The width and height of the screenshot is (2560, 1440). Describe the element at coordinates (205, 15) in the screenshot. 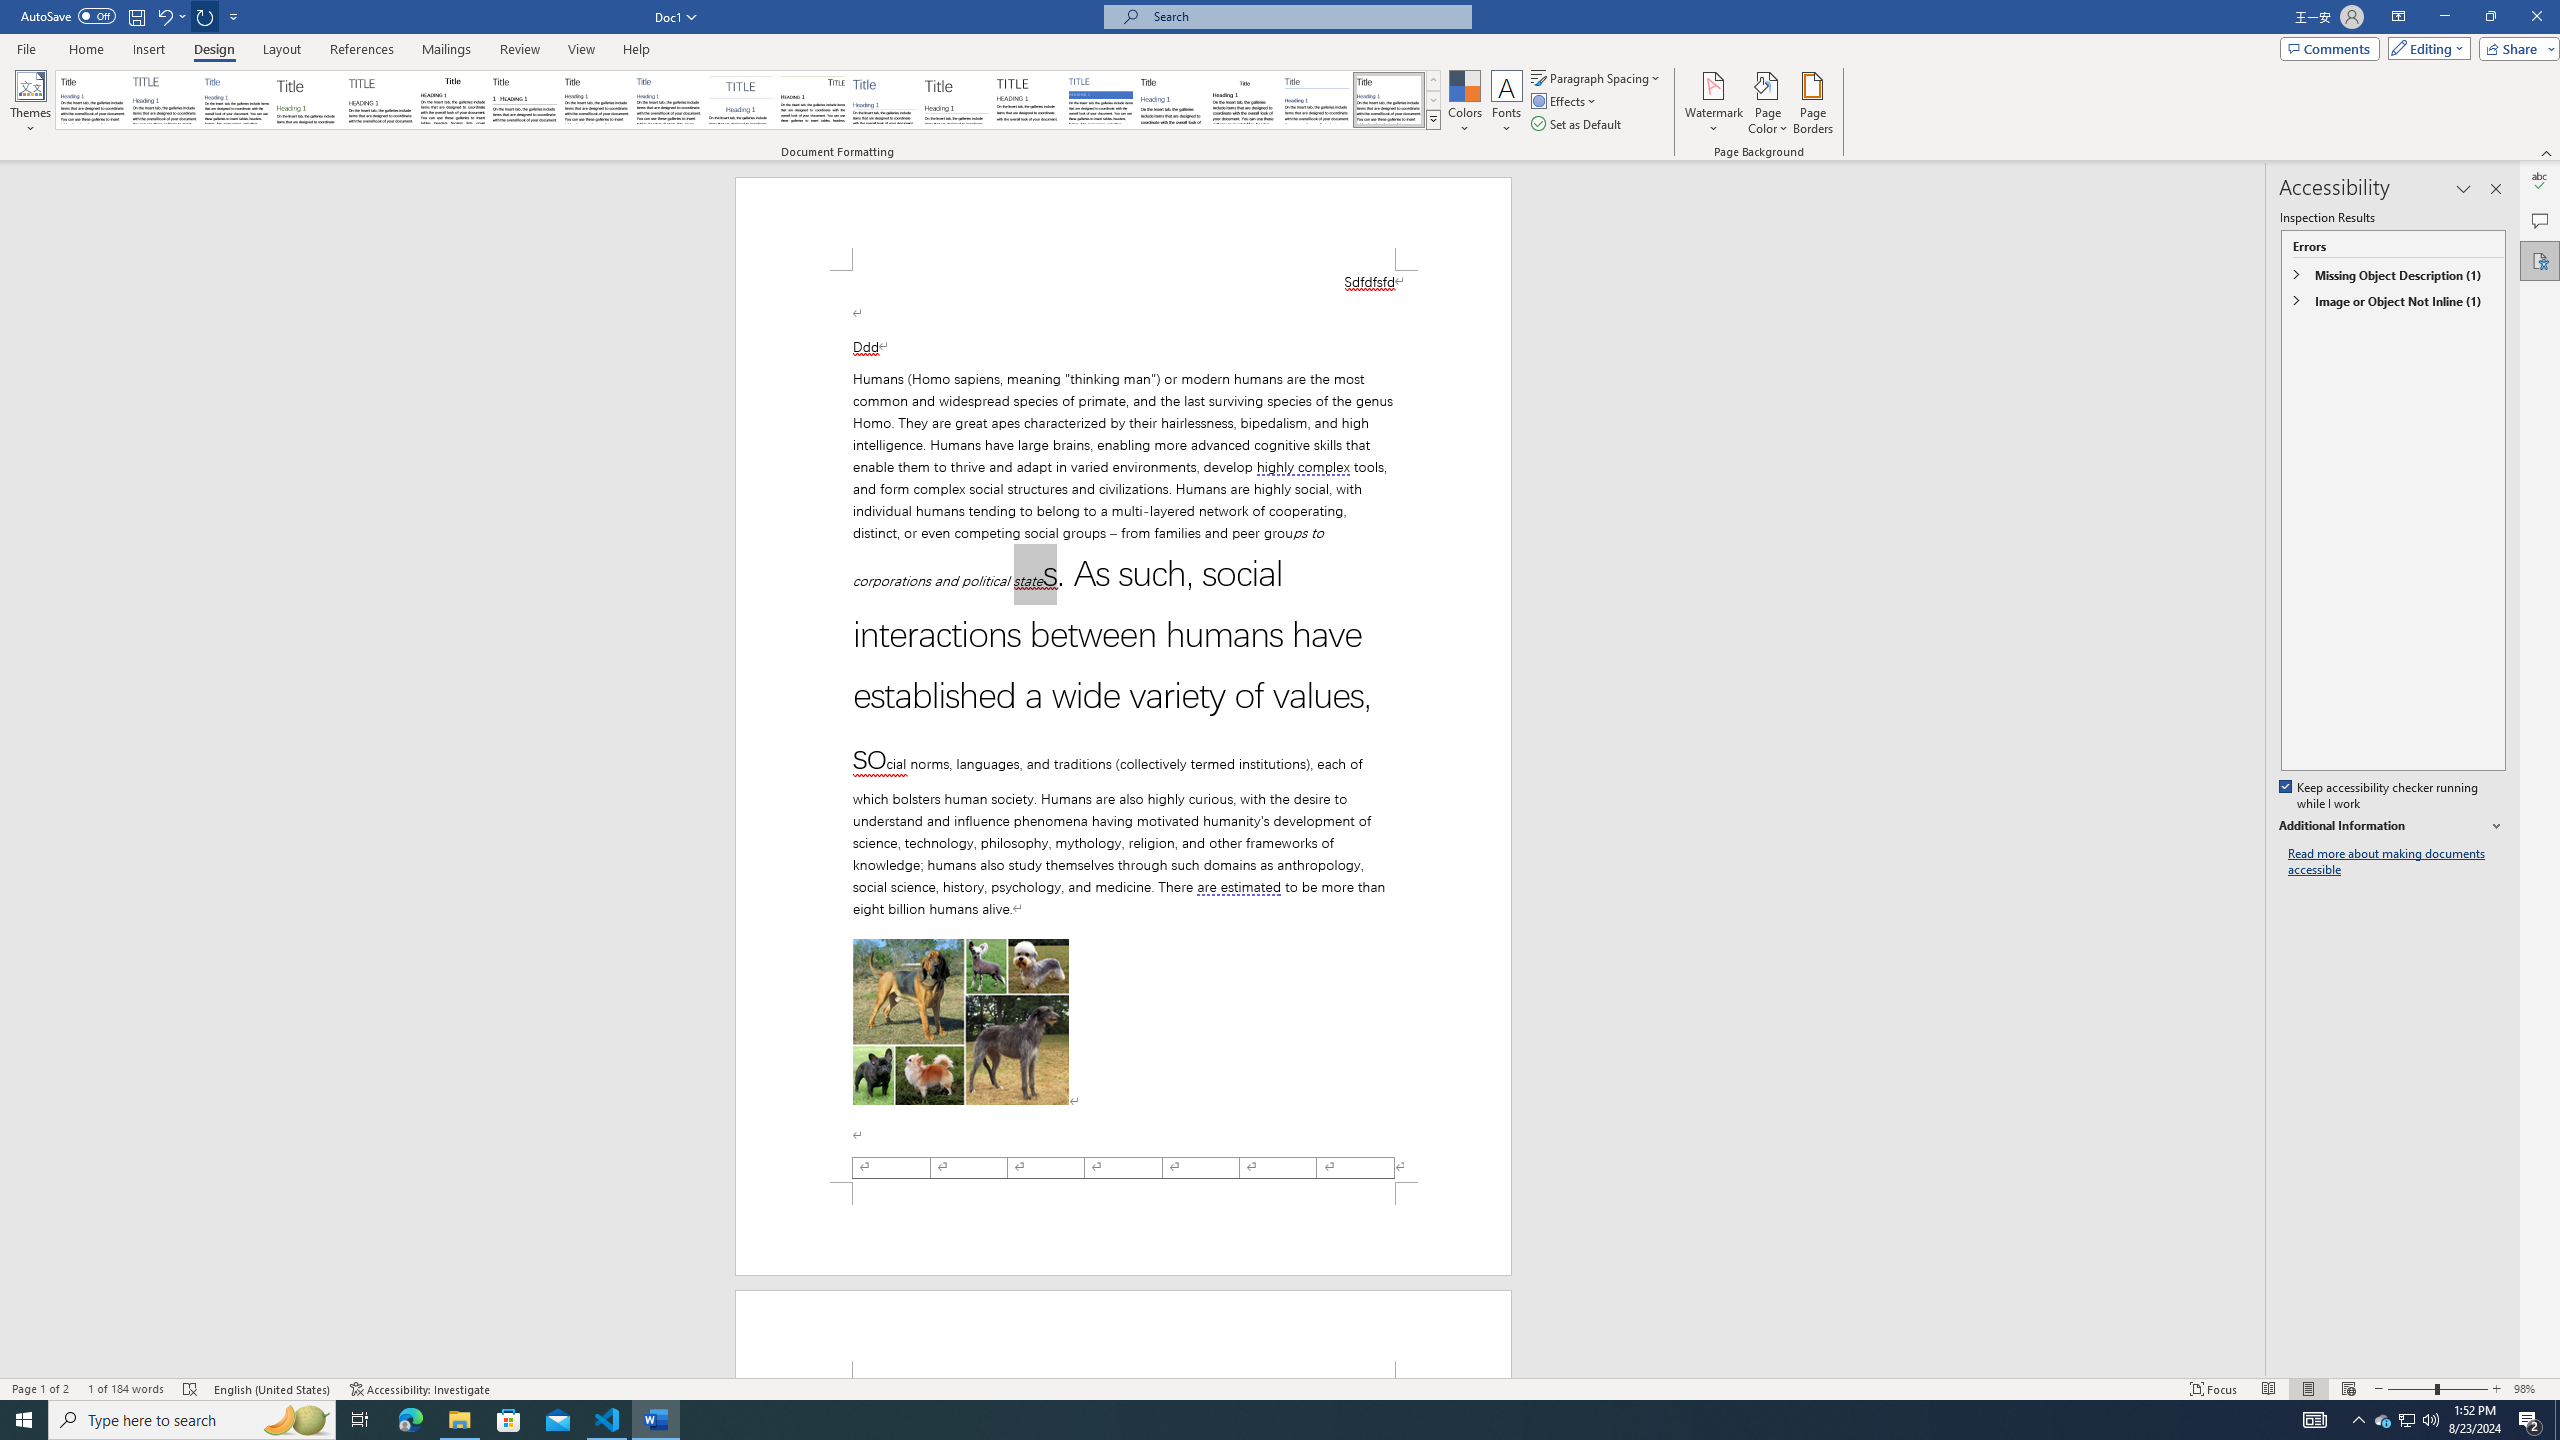

I see `'Repeat Accessibility Checker'` at that location.